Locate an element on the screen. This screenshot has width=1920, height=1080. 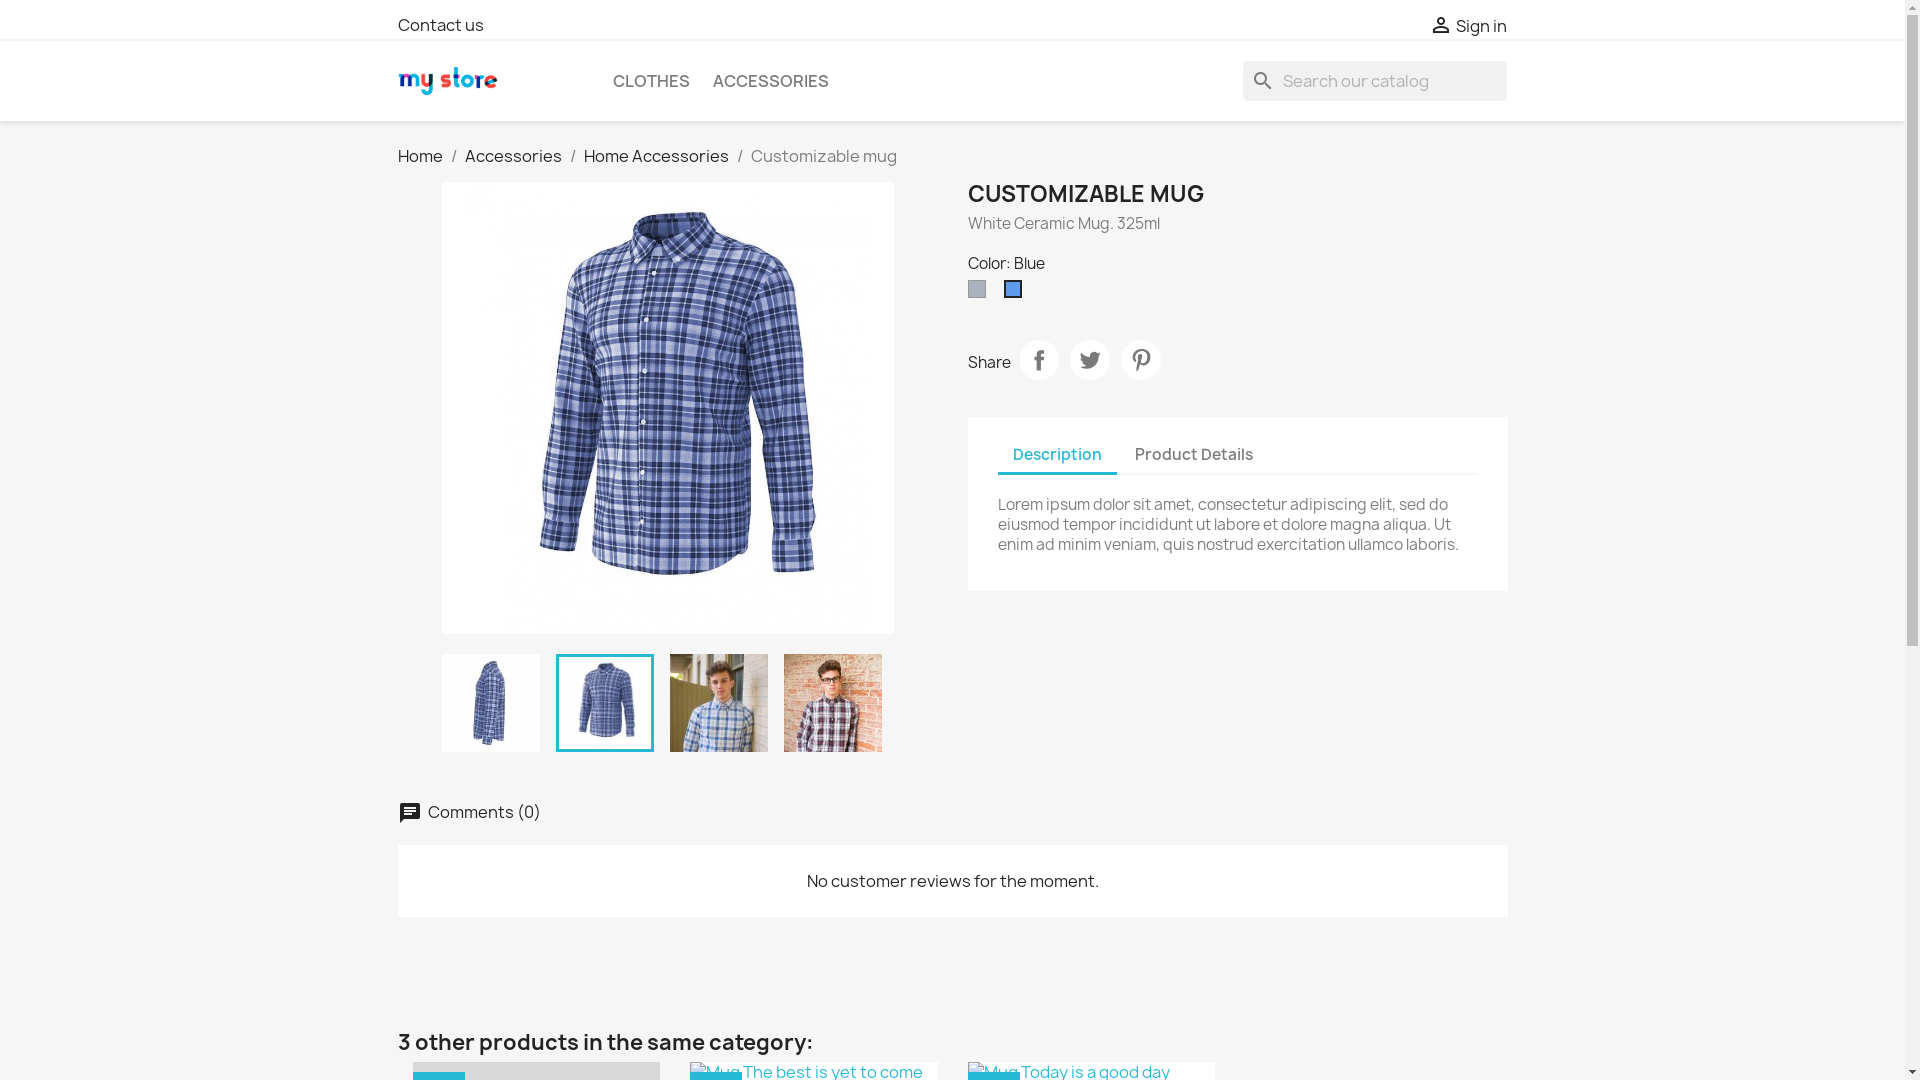
'Home Accessories' is located at coordinates (656, 154).